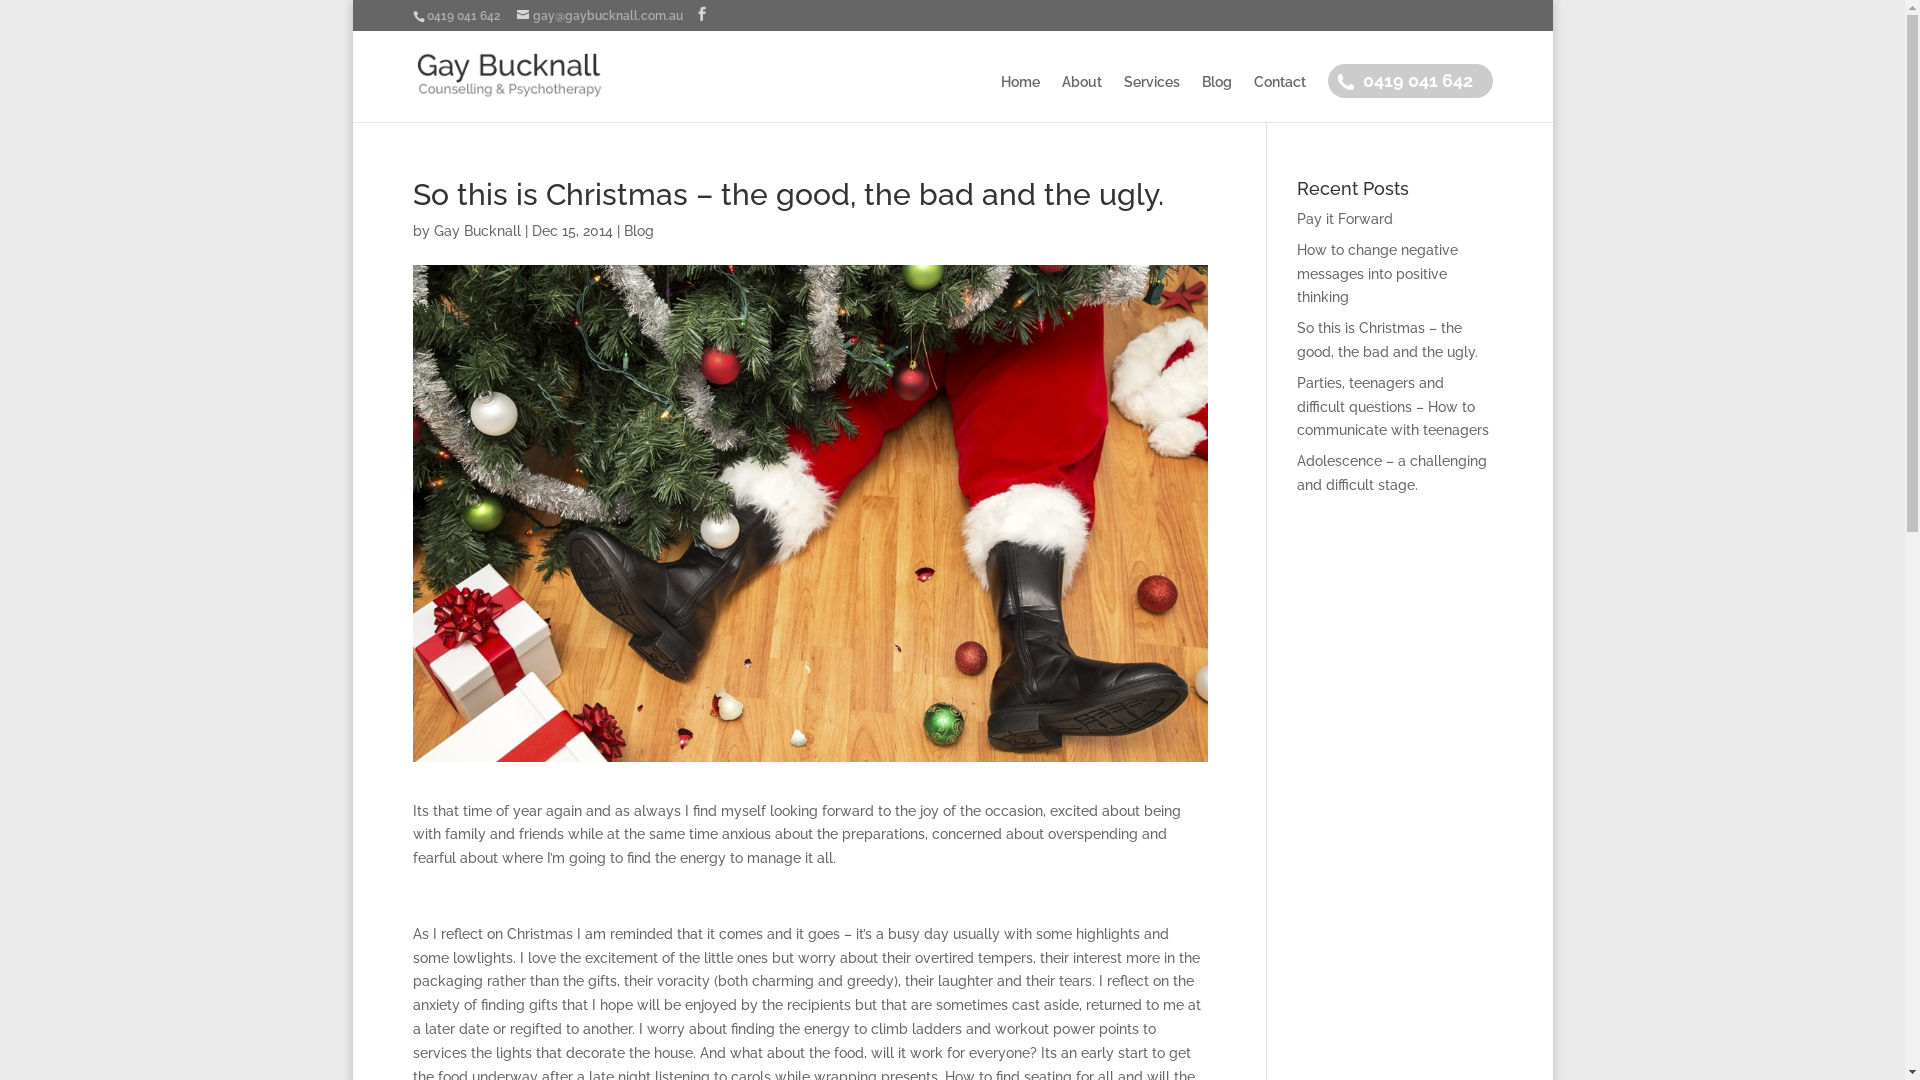 The width and height of the screenshot is (1920, 1080). I want to click on 'How to change negative messages into positive thinking', so click(1376, 273).